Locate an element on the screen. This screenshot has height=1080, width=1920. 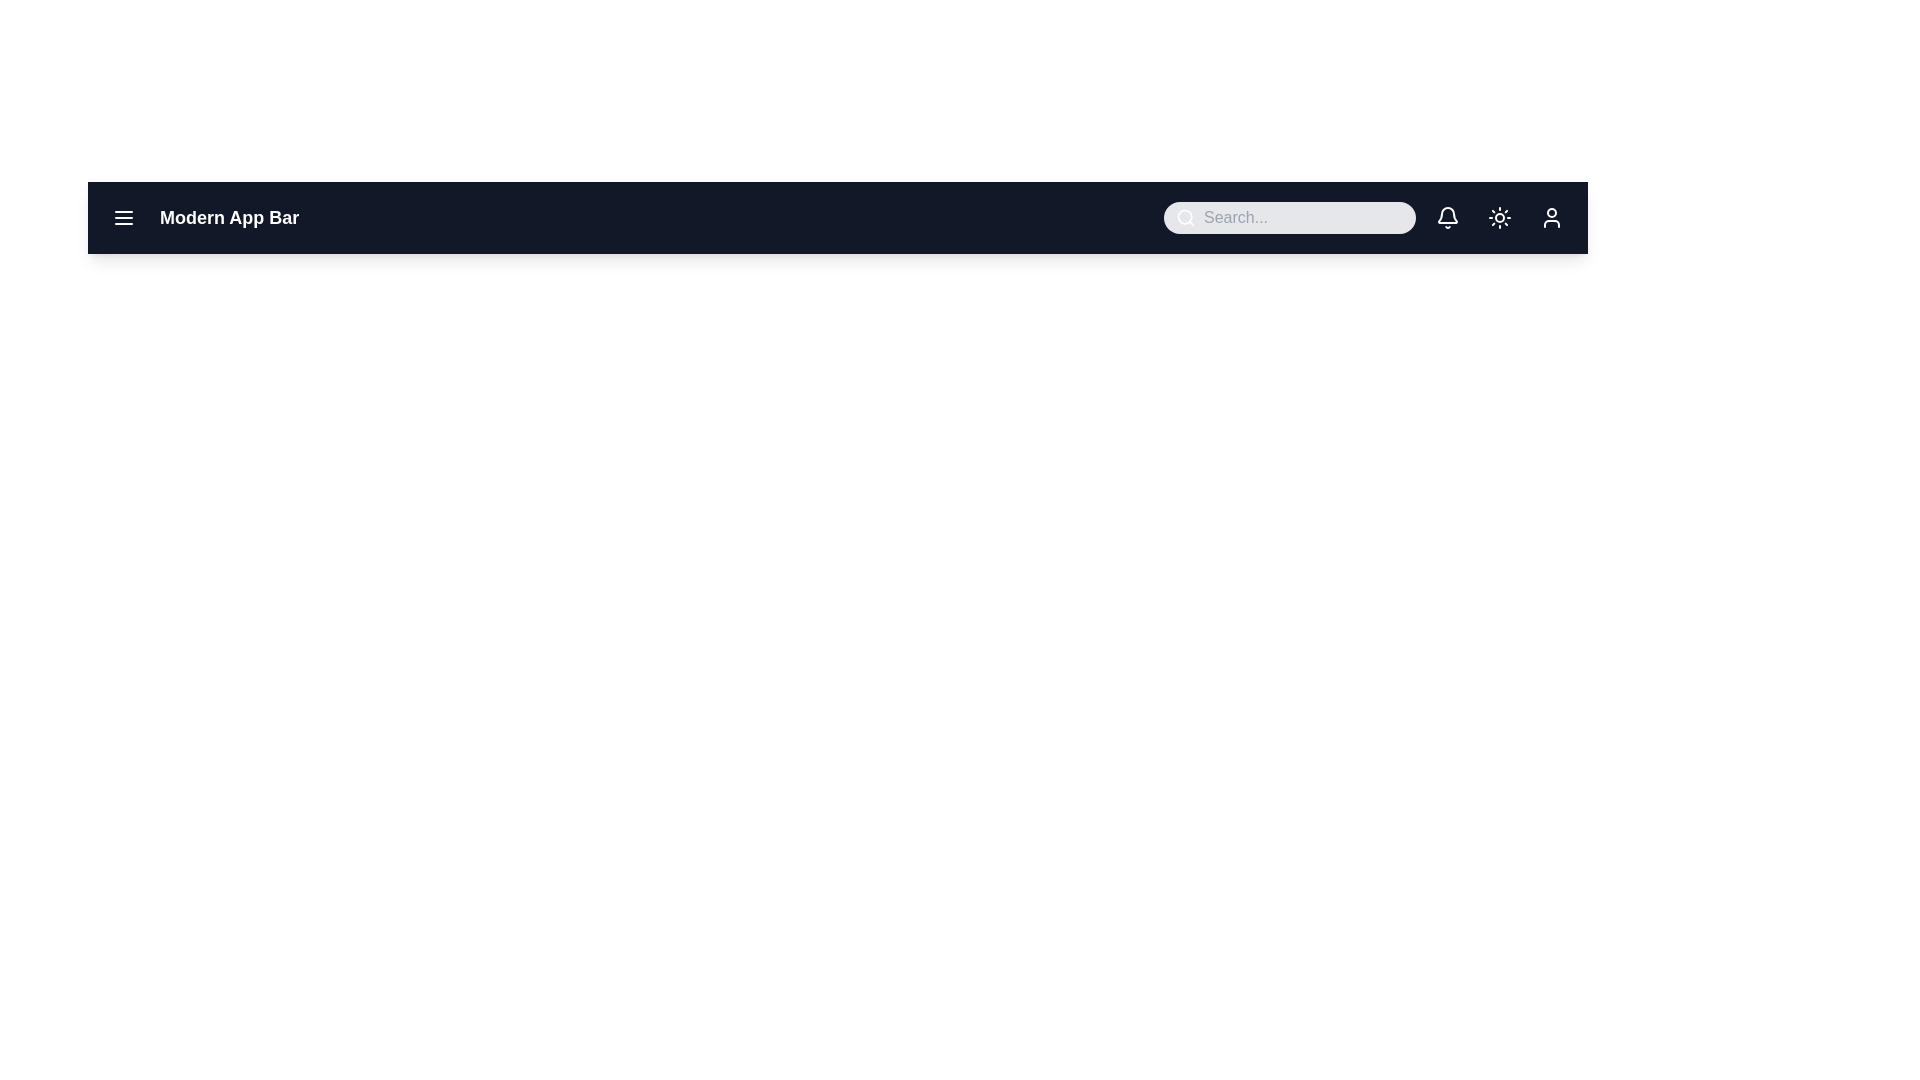
the theme toggle button to switch between light and dark mode is located at coordinates (1499, 218).